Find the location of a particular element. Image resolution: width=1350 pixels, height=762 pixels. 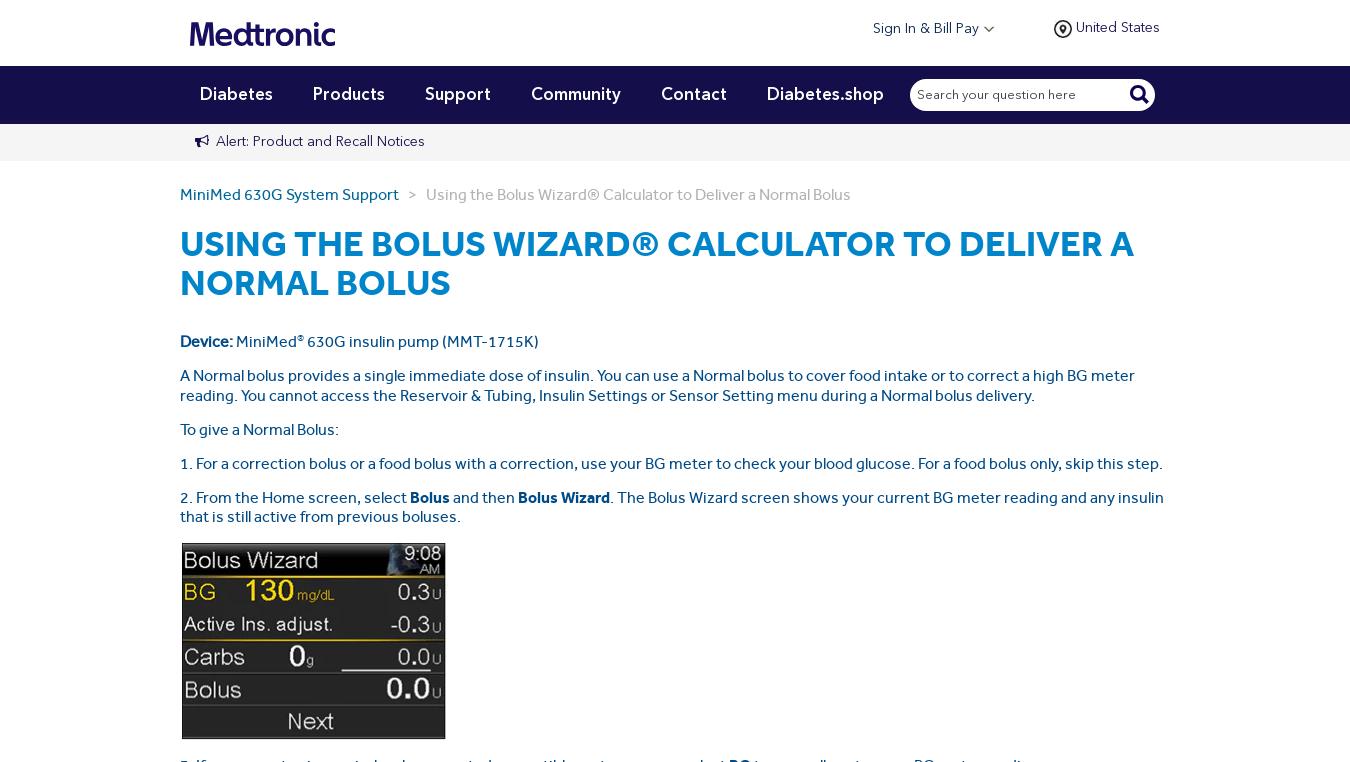

'Community' is located at coordinates (576, 94).